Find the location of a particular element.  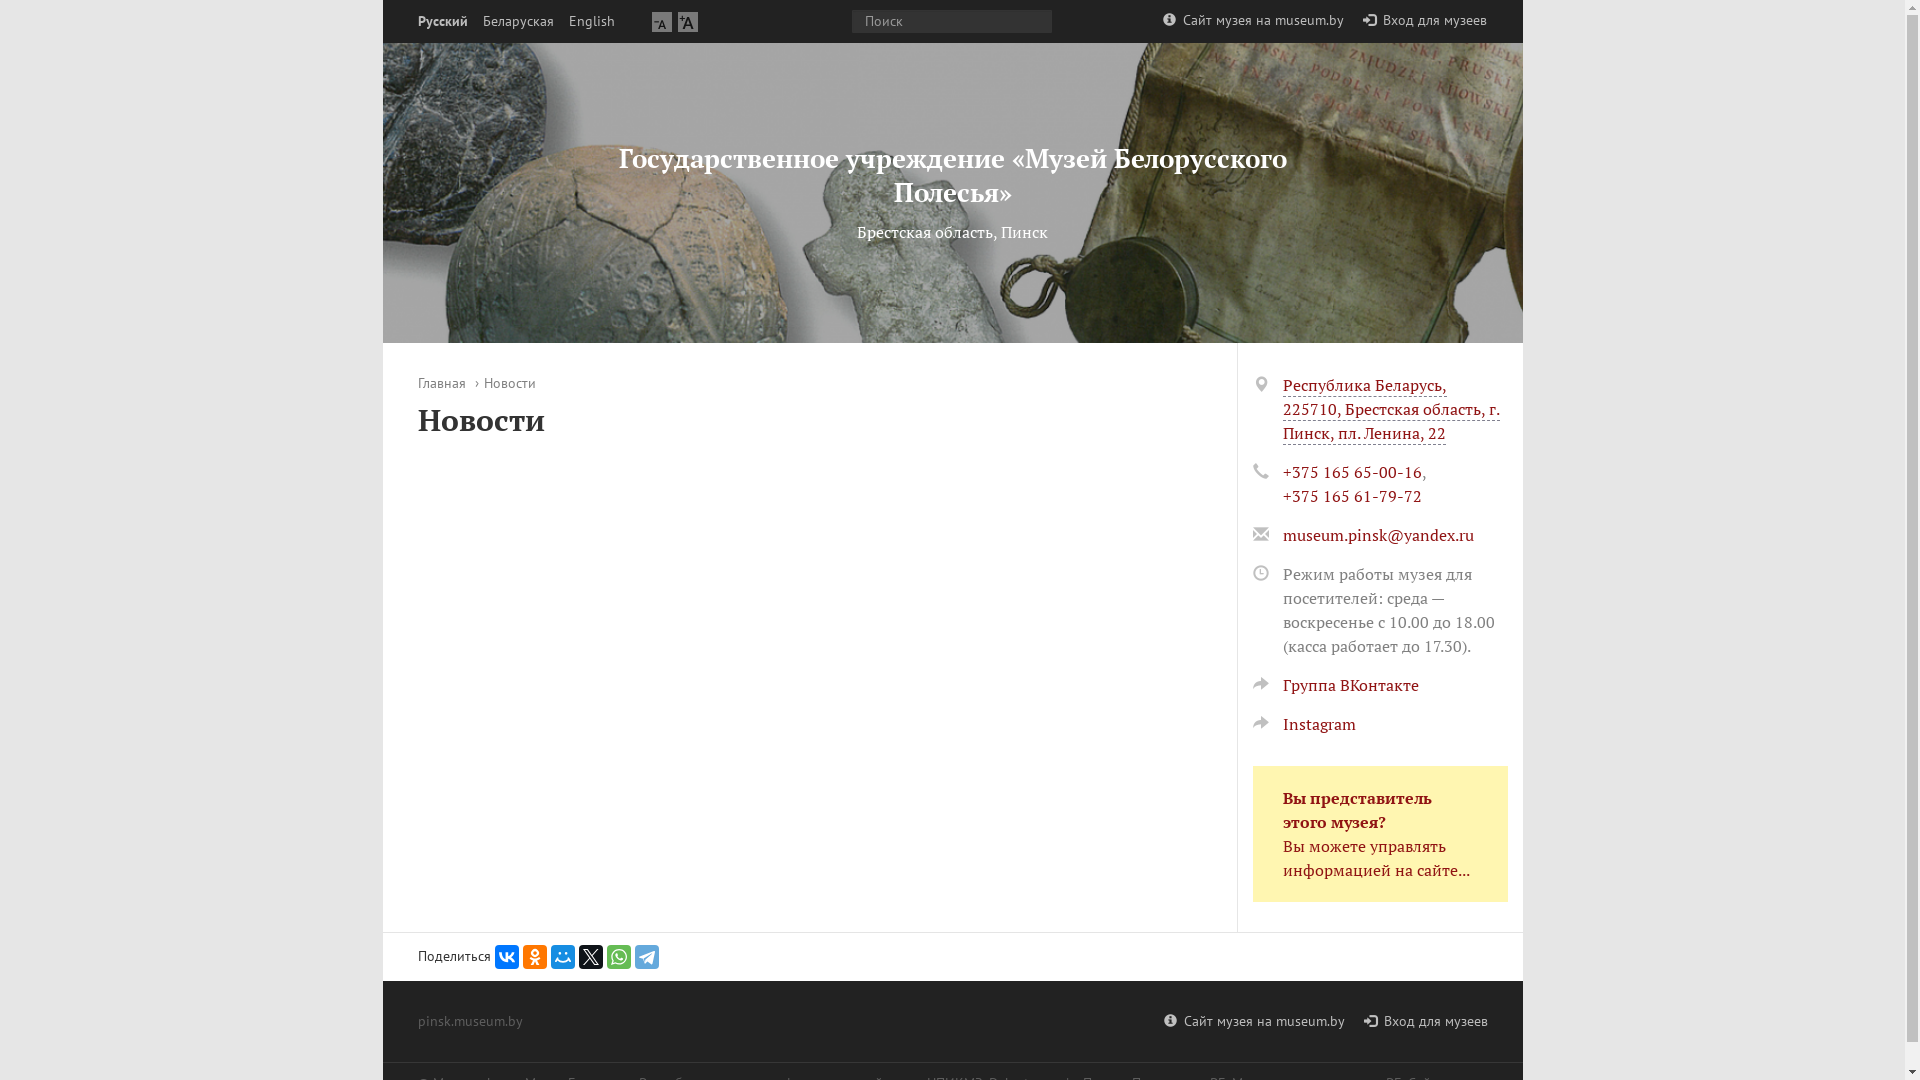

'English' is located at coordinates (589, 21).